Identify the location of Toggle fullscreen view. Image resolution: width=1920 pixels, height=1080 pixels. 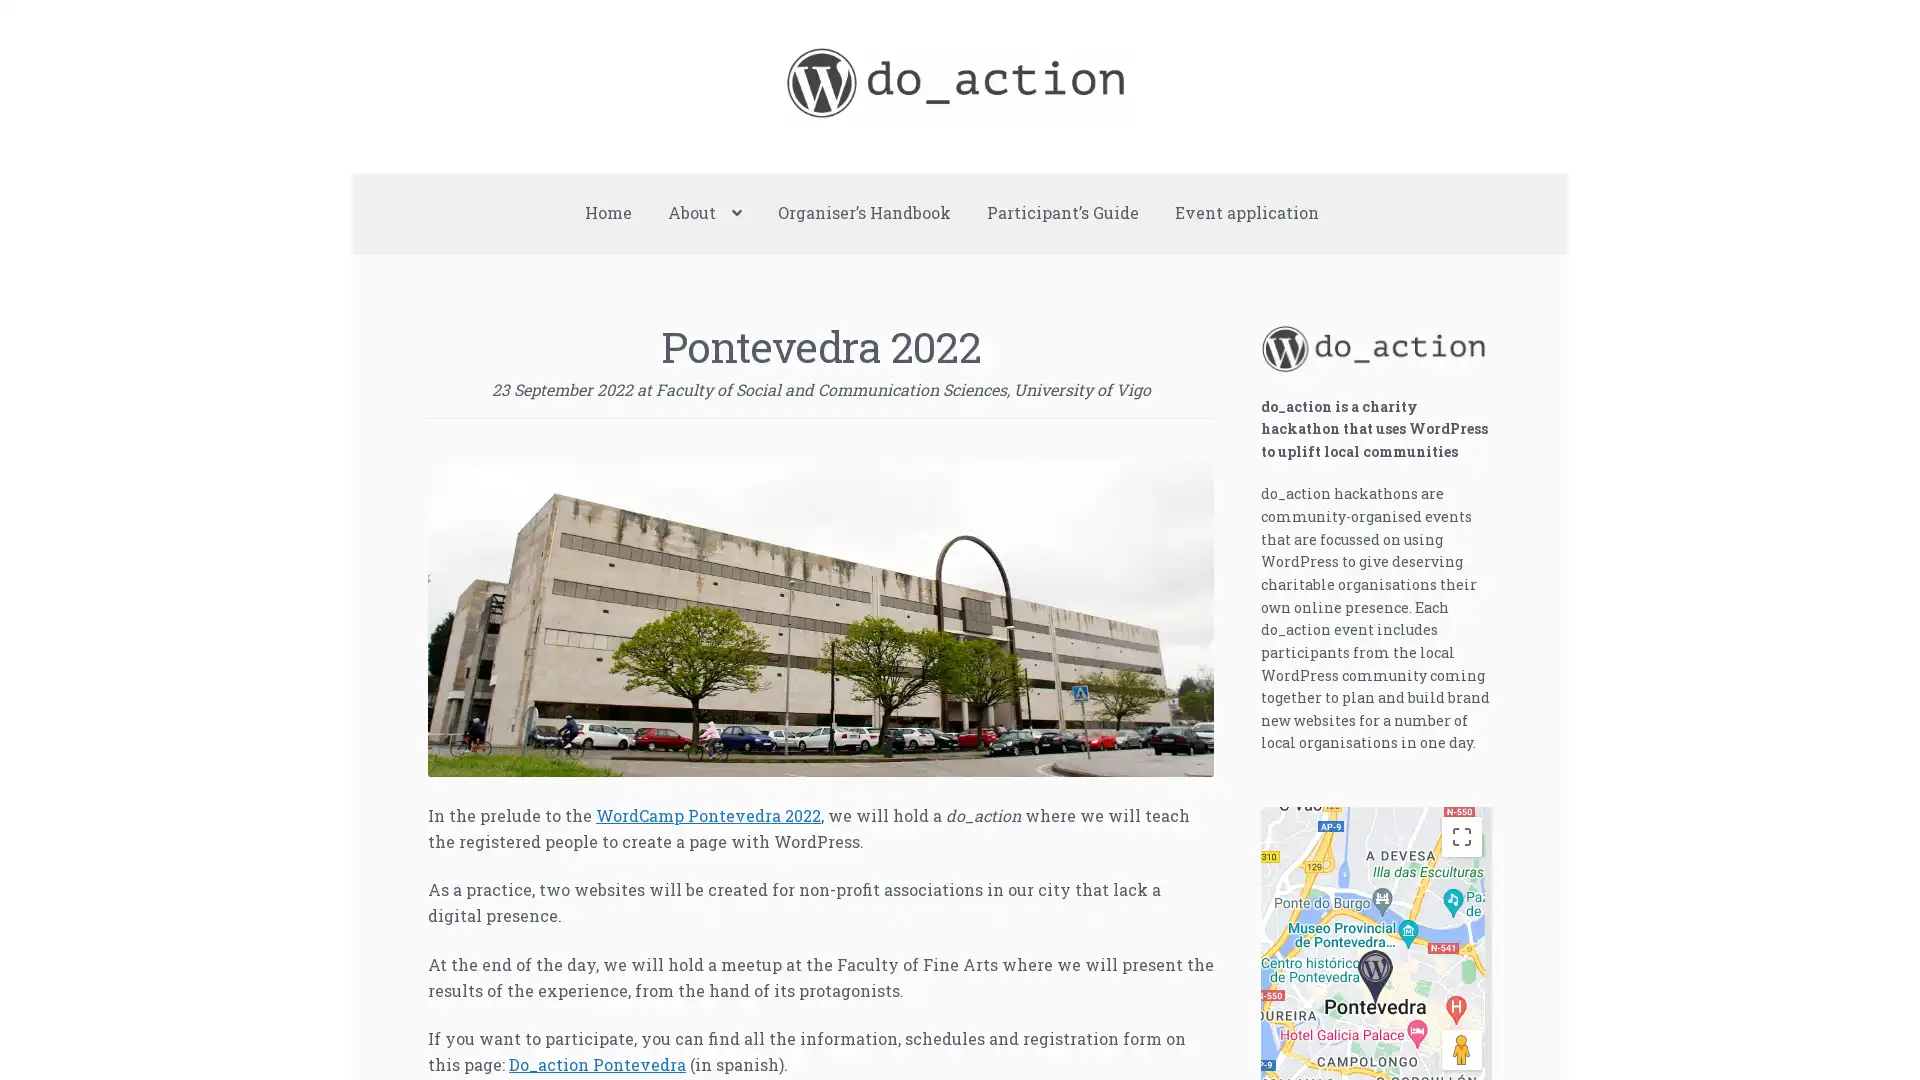
(1460, 836).